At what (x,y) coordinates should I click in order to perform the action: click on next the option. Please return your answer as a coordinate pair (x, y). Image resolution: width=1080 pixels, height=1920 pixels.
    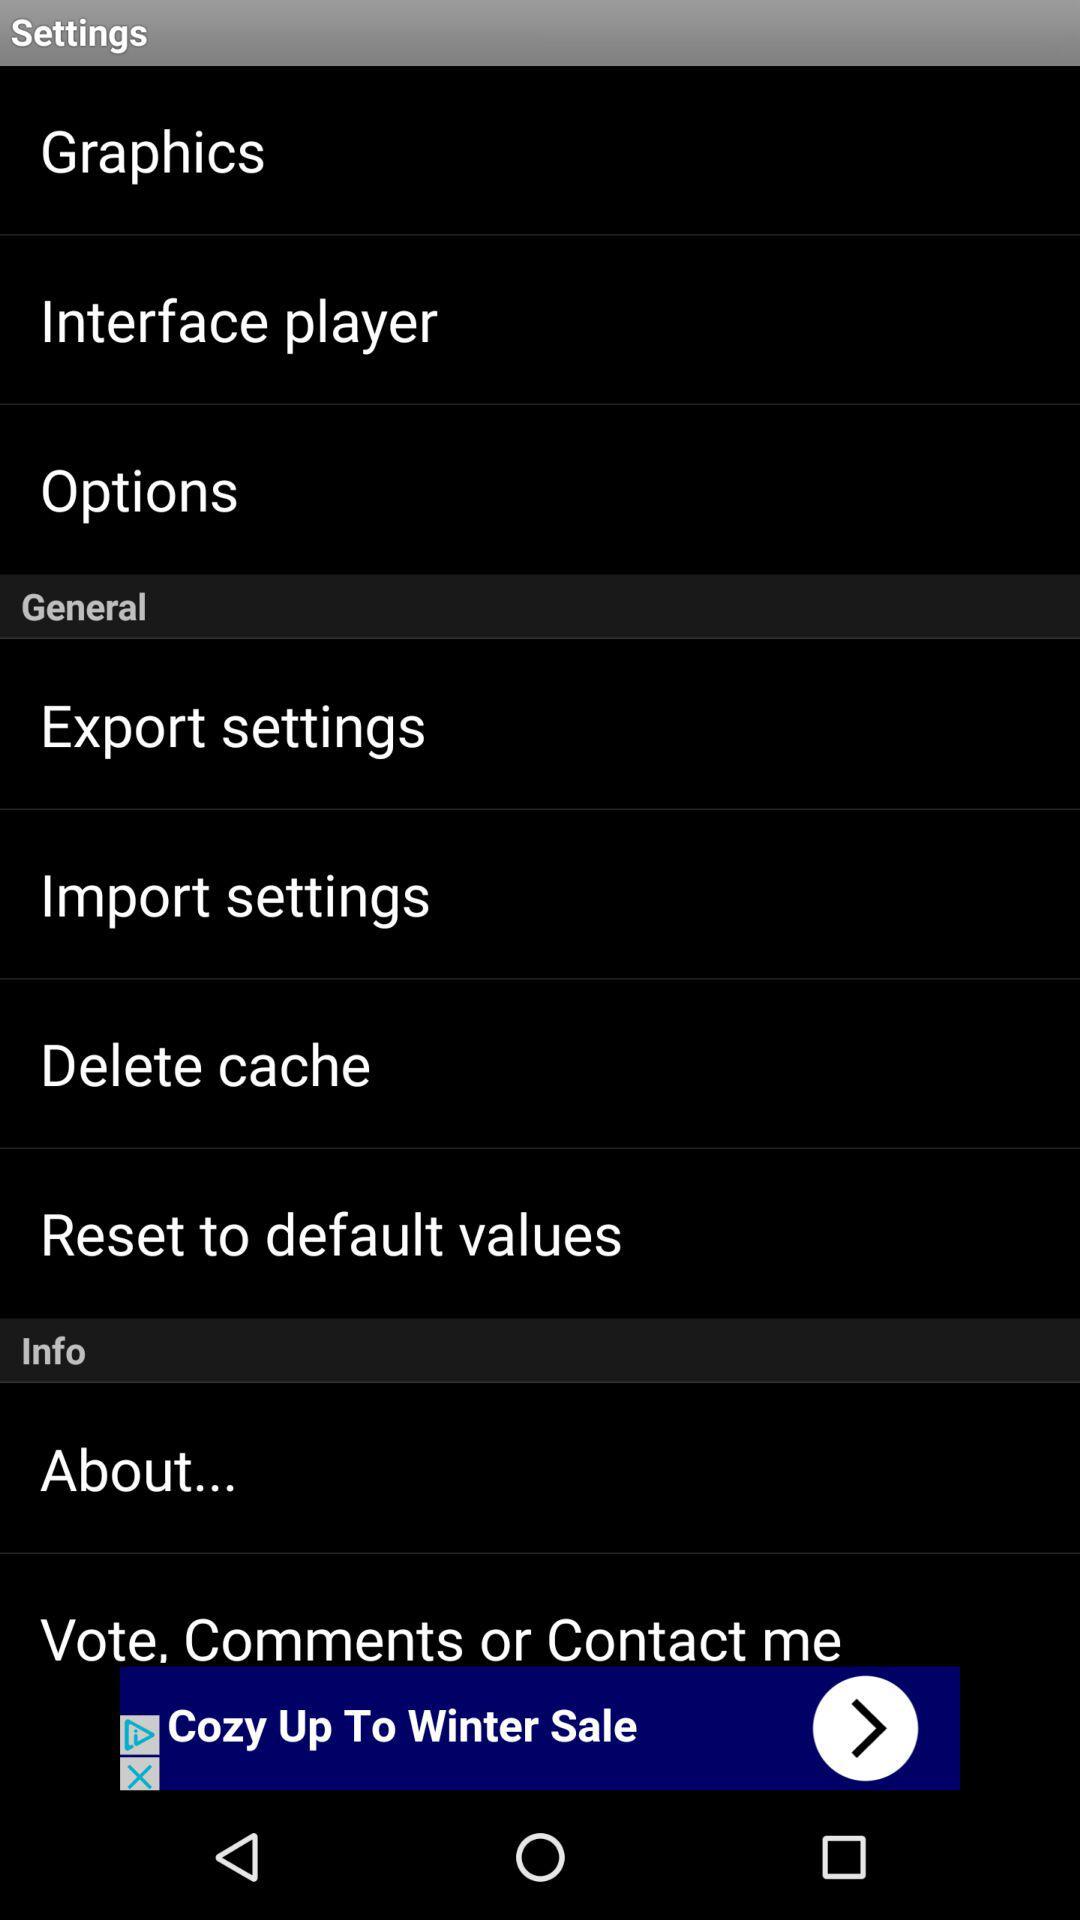
    Looking at the image, I should click on (540, 1727).